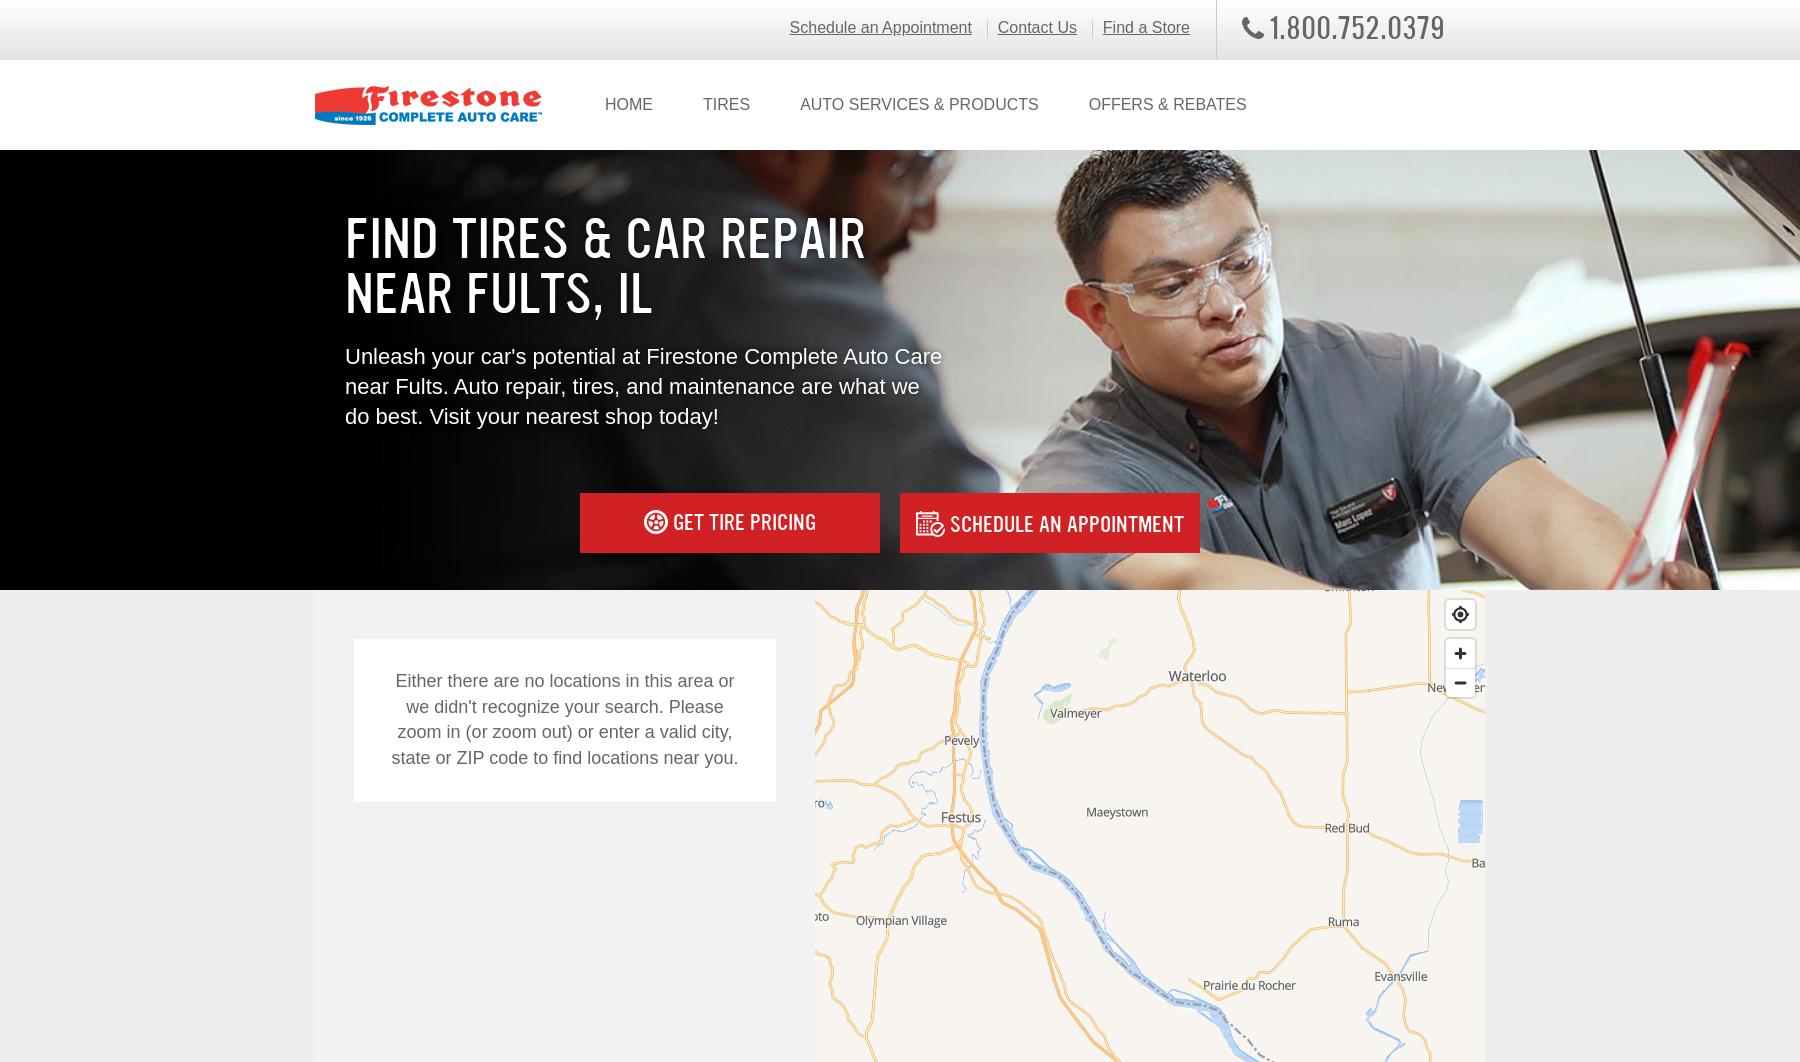 This screenshot has height=1062, width=1800. What do you see at coordinates (1087, 104) in the screenshot?
I see `'OFFERS & REBATES'` at bounding box center [1087, 104].